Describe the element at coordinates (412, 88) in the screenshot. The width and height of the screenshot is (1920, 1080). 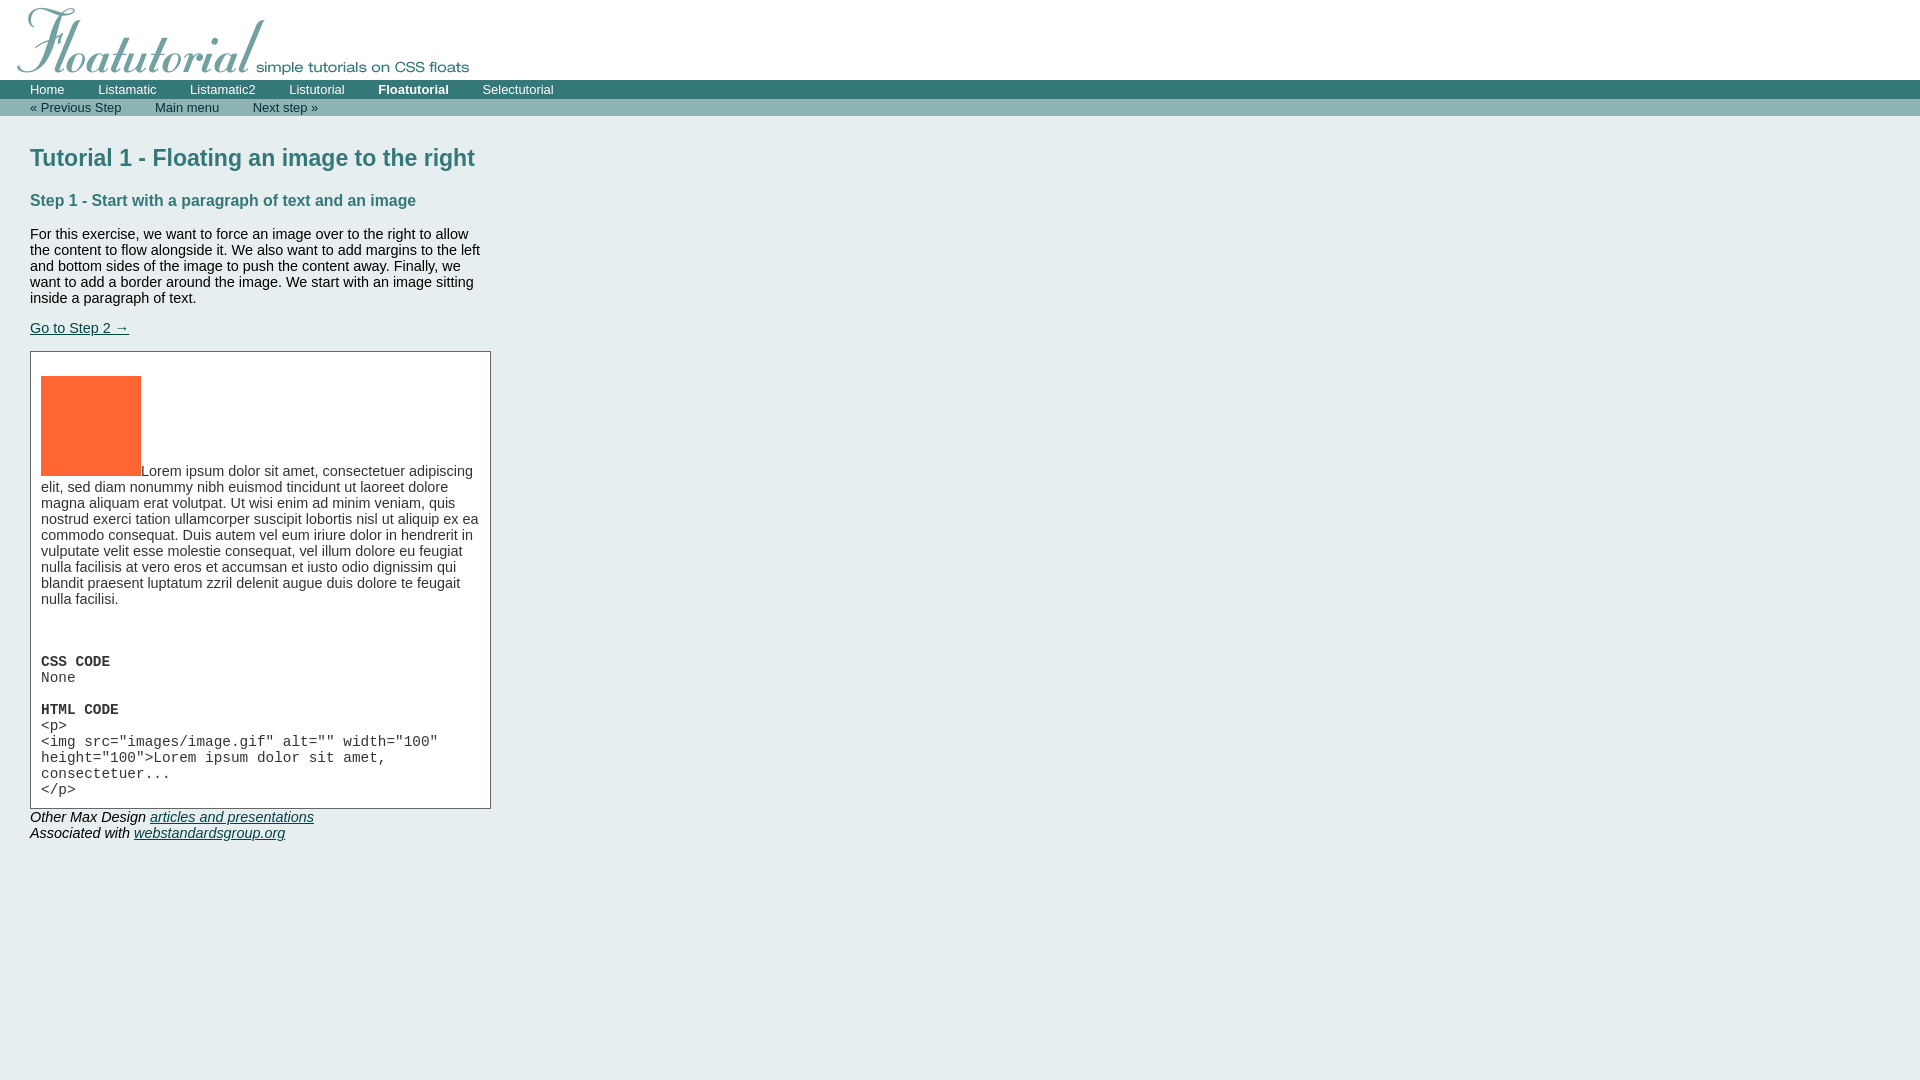
I see `'Floatutorial'` at that location.